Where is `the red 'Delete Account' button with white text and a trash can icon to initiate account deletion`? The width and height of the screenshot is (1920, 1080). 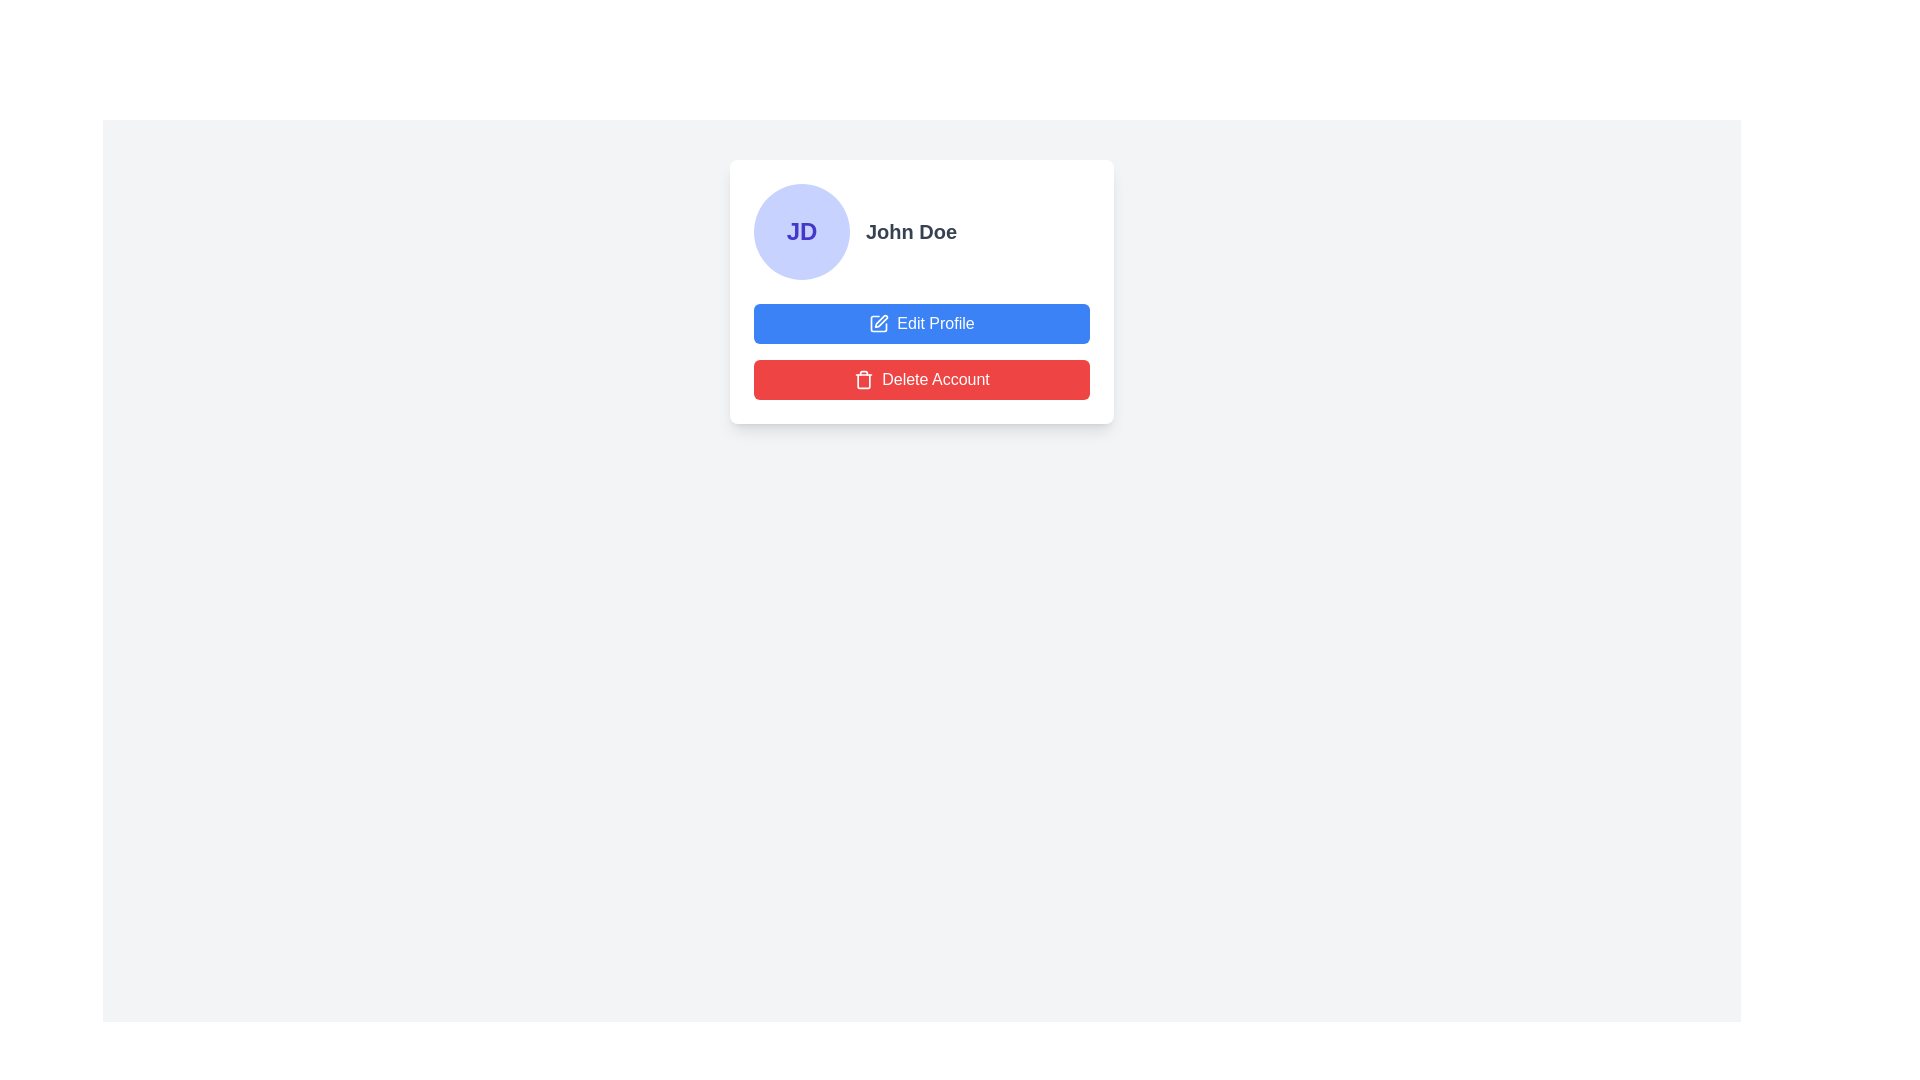 the red 'Delete Account' button with white text and a trash can icon to initiate account deletion is located at coordinates (920, 380).